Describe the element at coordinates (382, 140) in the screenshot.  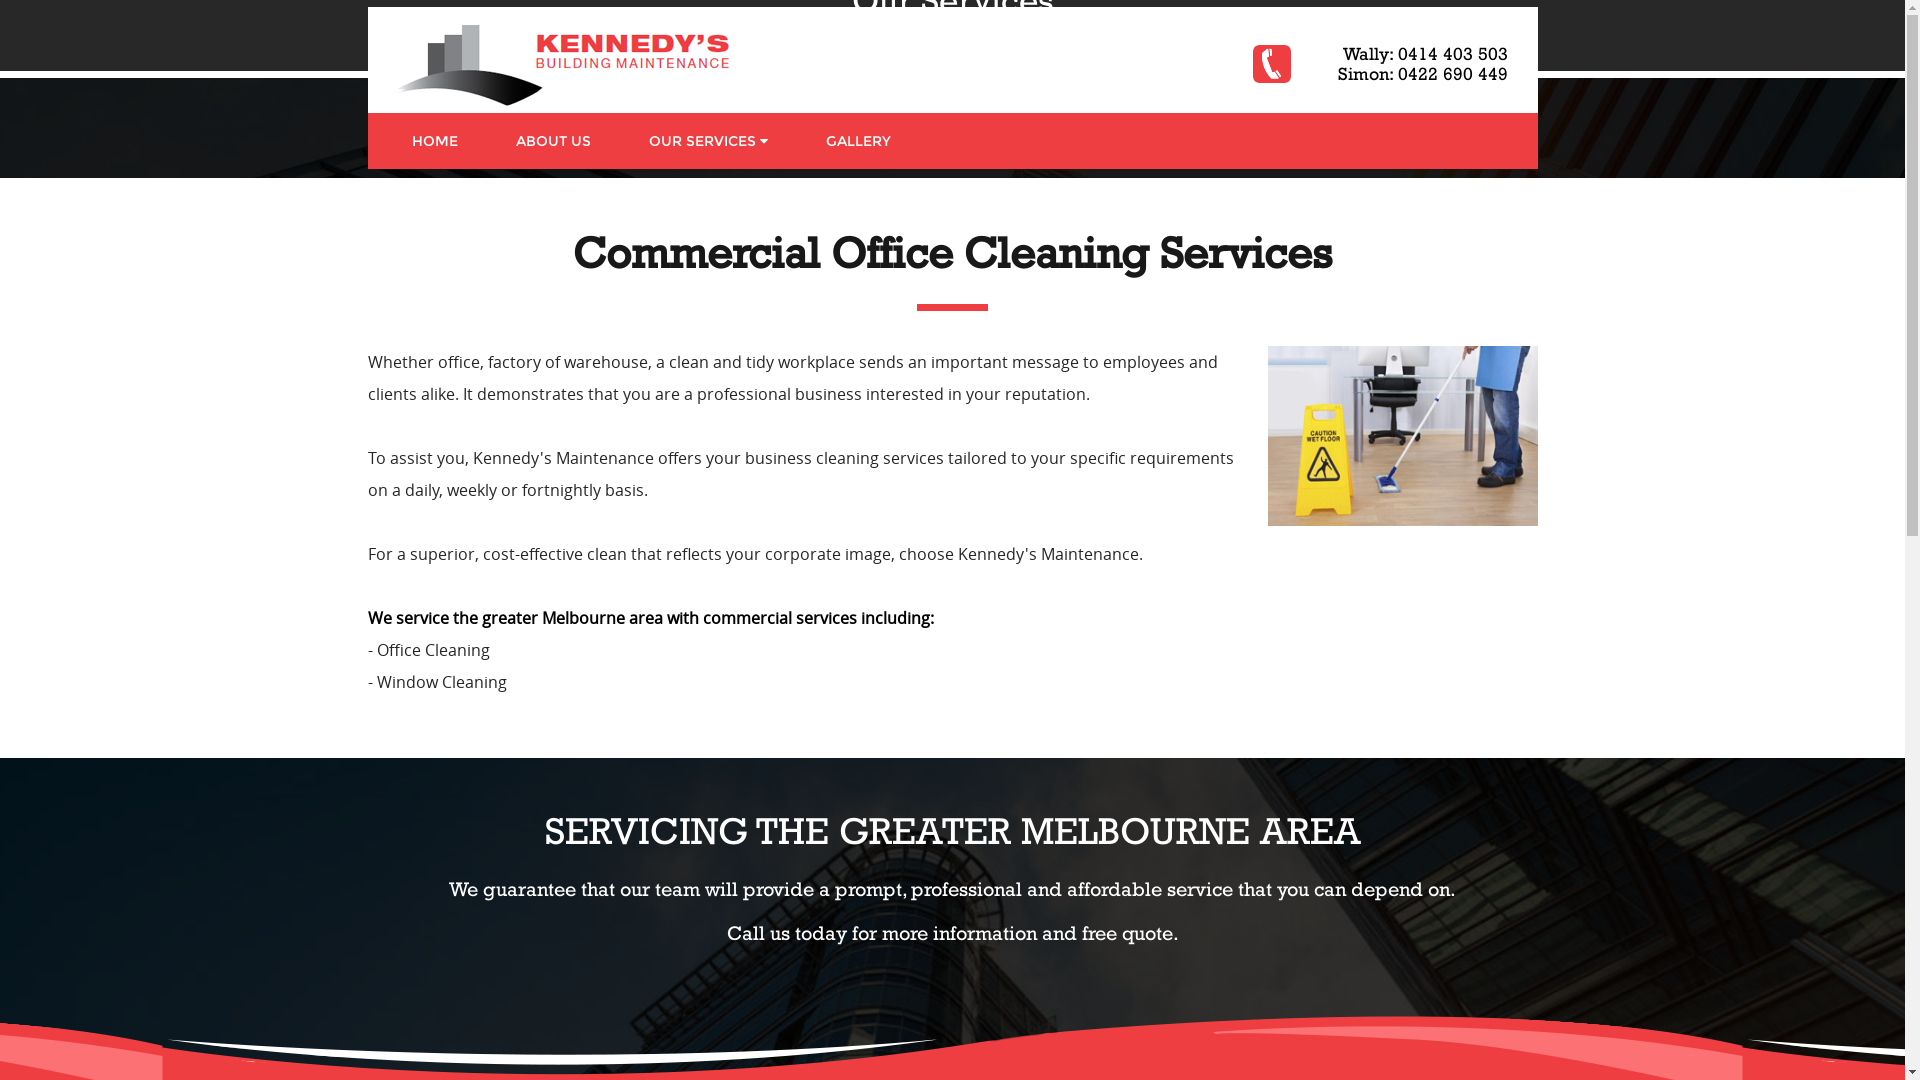
I see `'HOME'` at that location.